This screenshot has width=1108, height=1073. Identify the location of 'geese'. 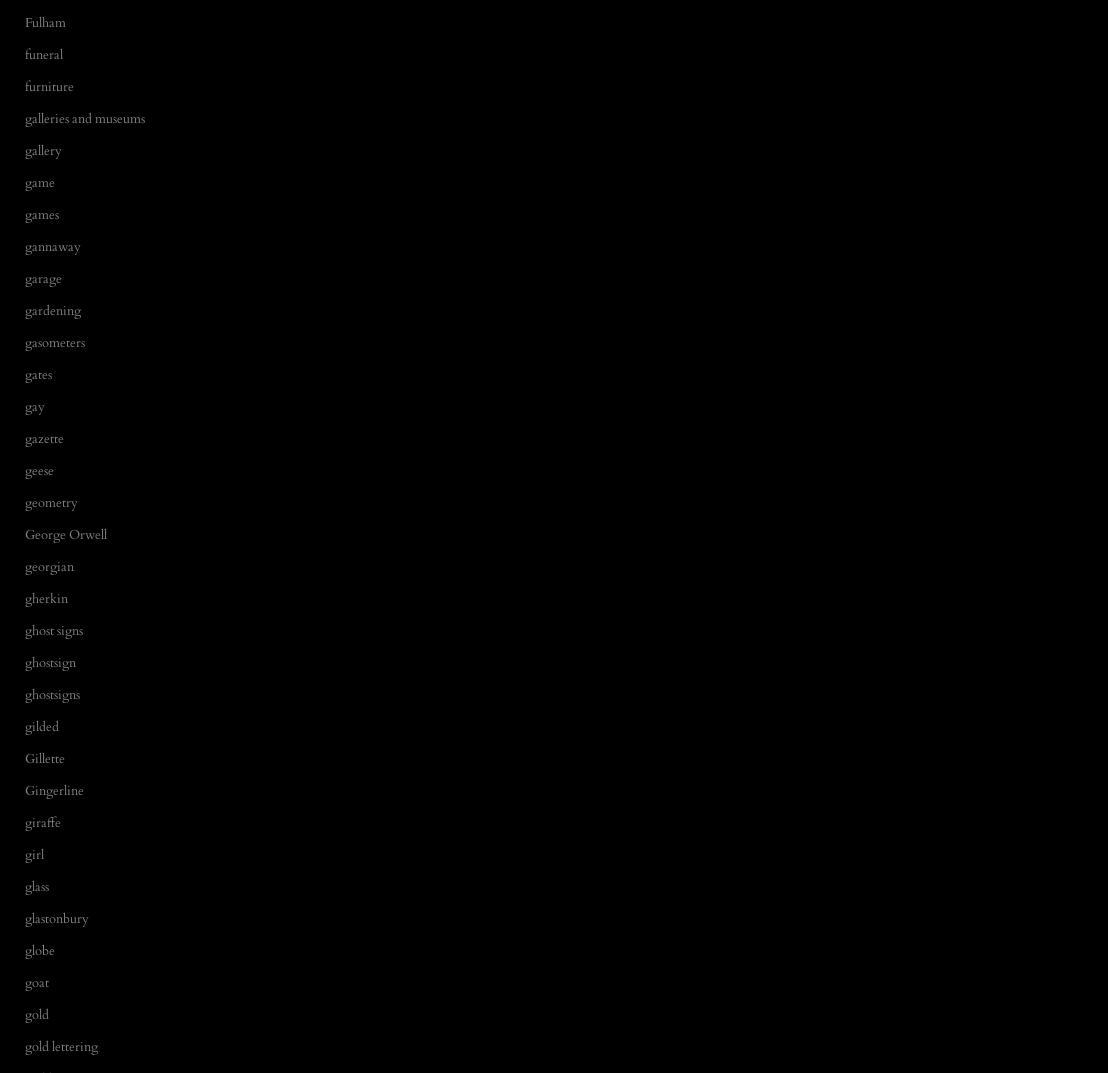
(25, 469).